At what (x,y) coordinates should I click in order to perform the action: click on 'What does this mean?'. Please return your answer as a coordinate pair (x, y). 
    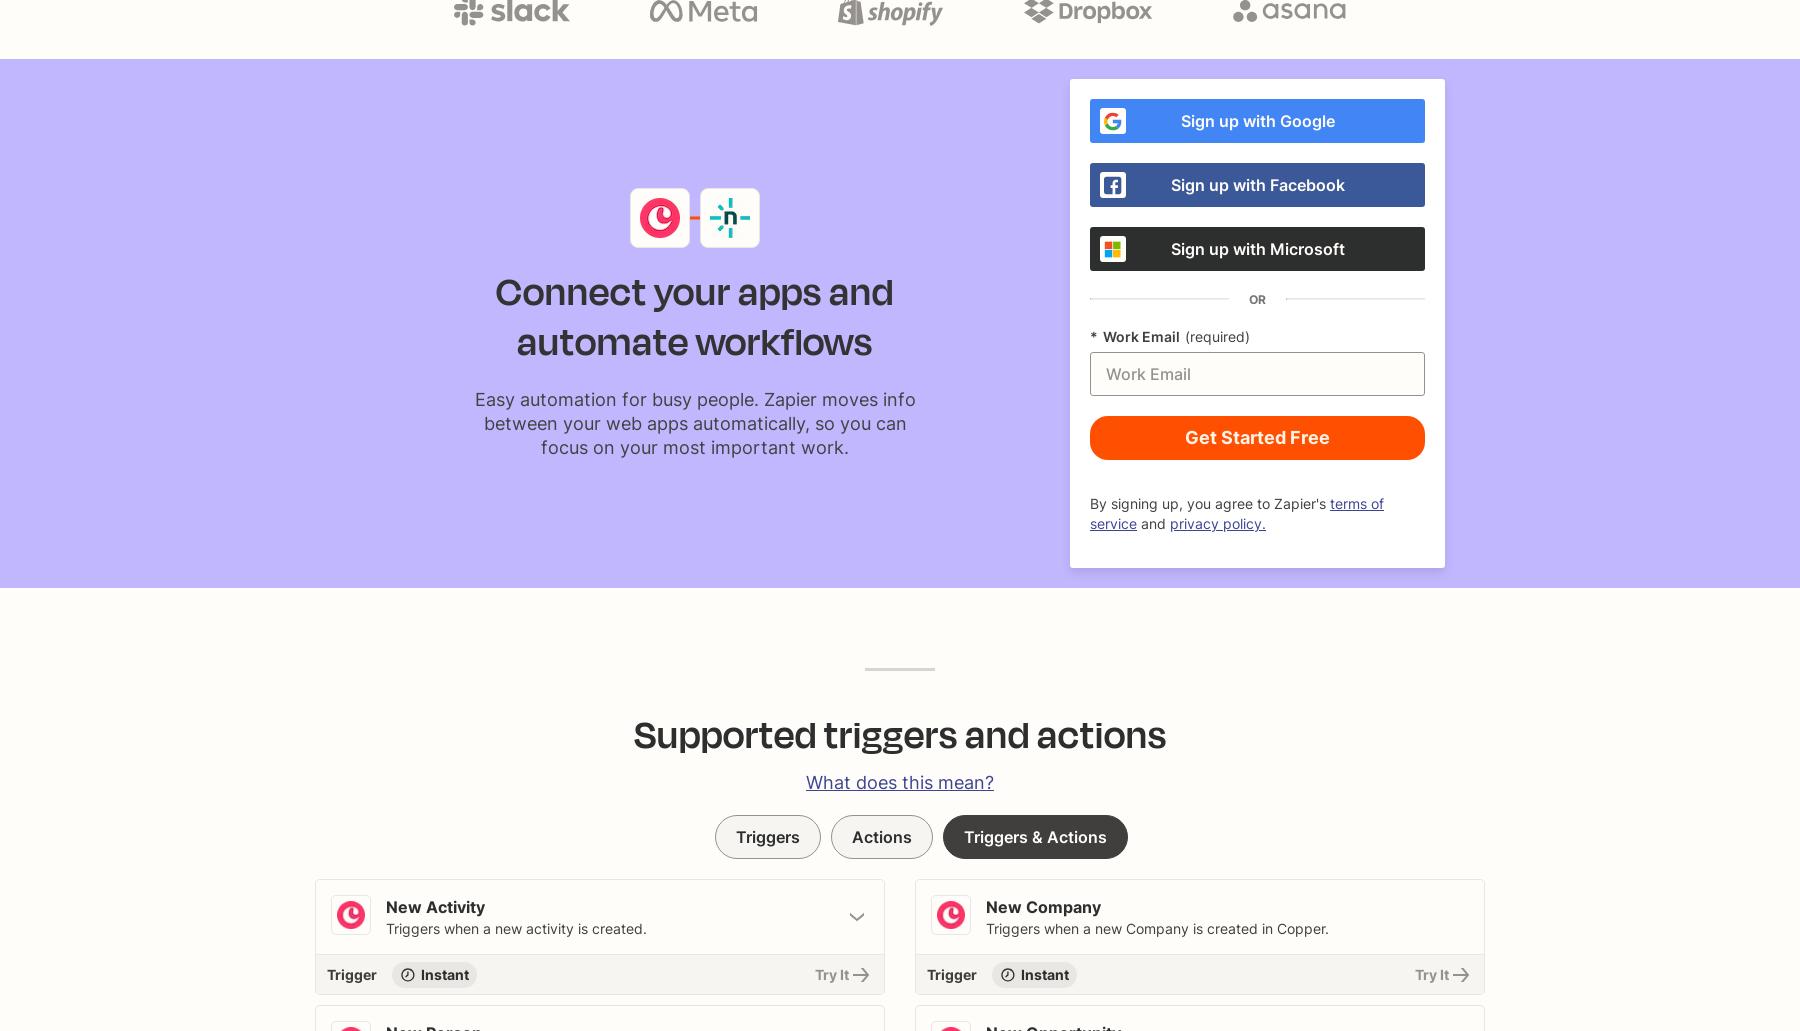
    Looking at the image, I should click on (900, 781).